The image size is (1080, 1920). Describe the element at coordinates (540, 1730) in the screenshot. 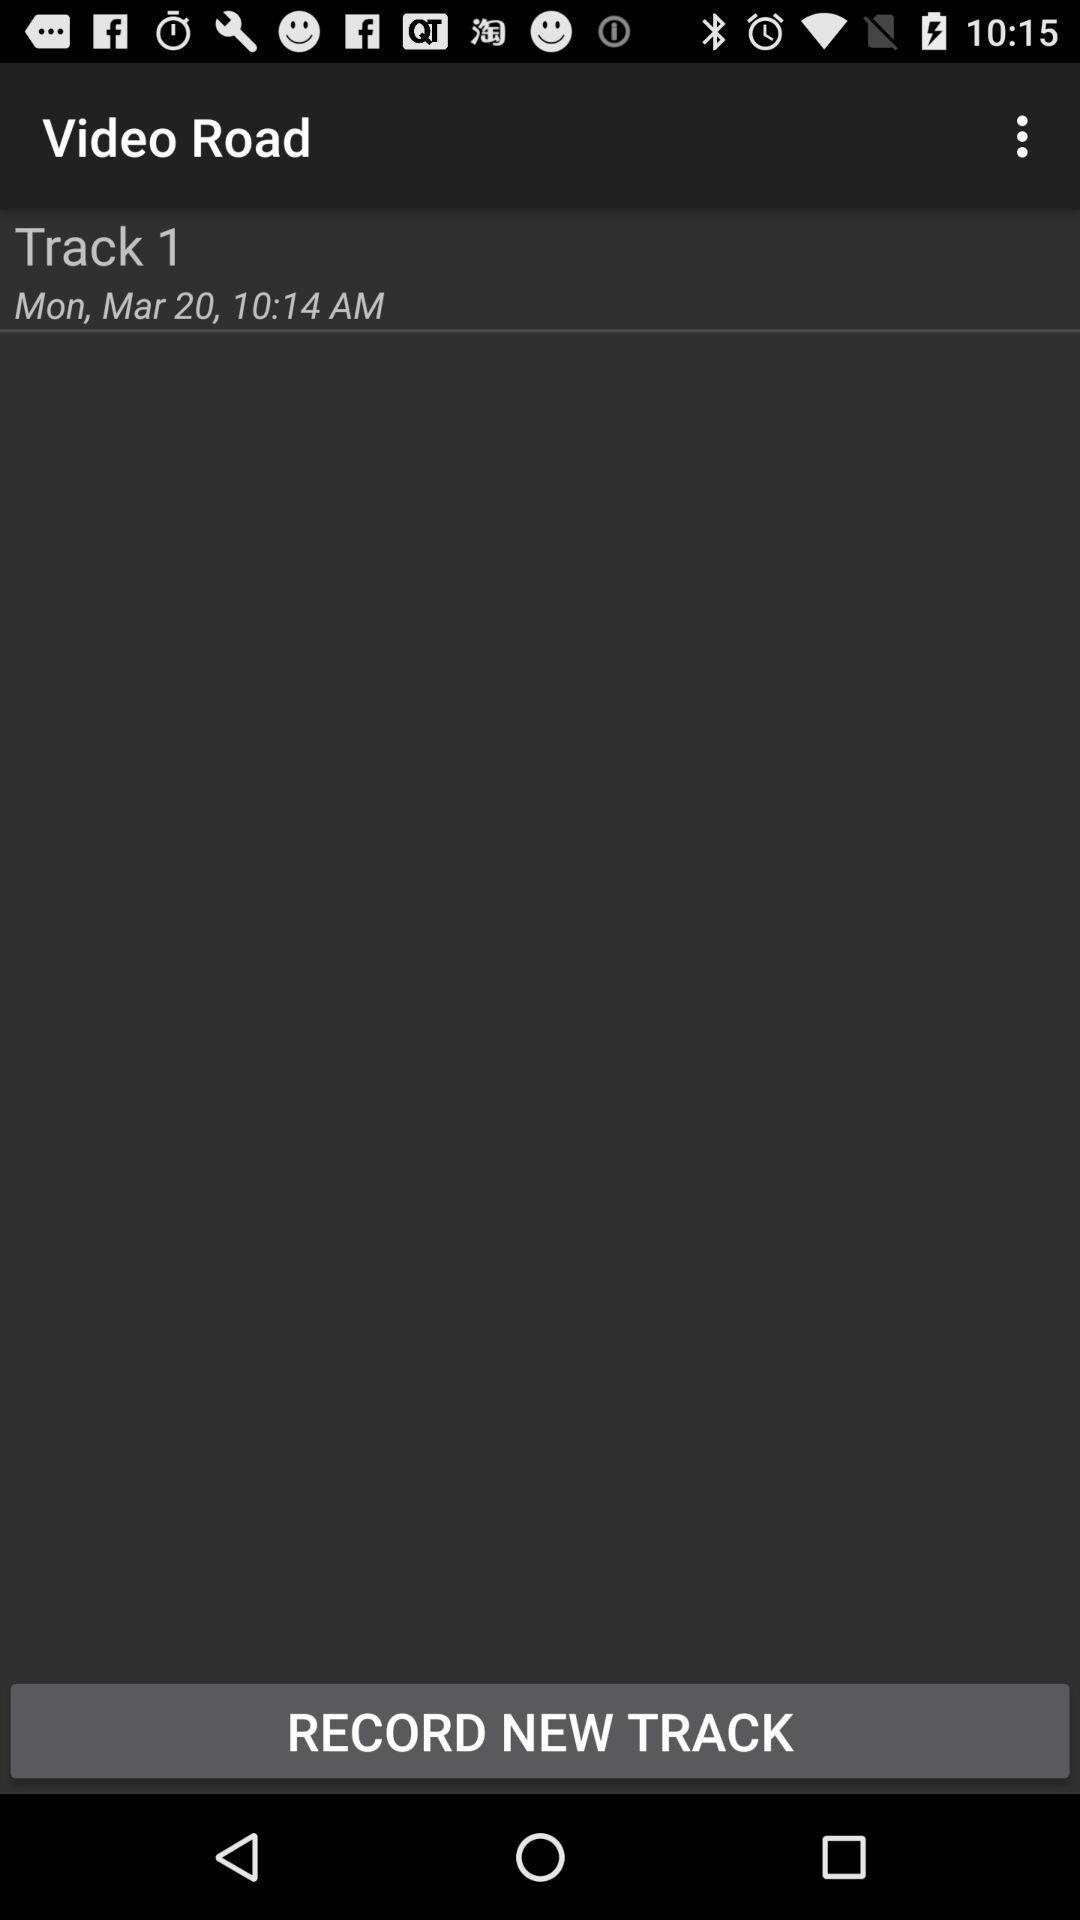

I see `record new track at the bottom` at that location.